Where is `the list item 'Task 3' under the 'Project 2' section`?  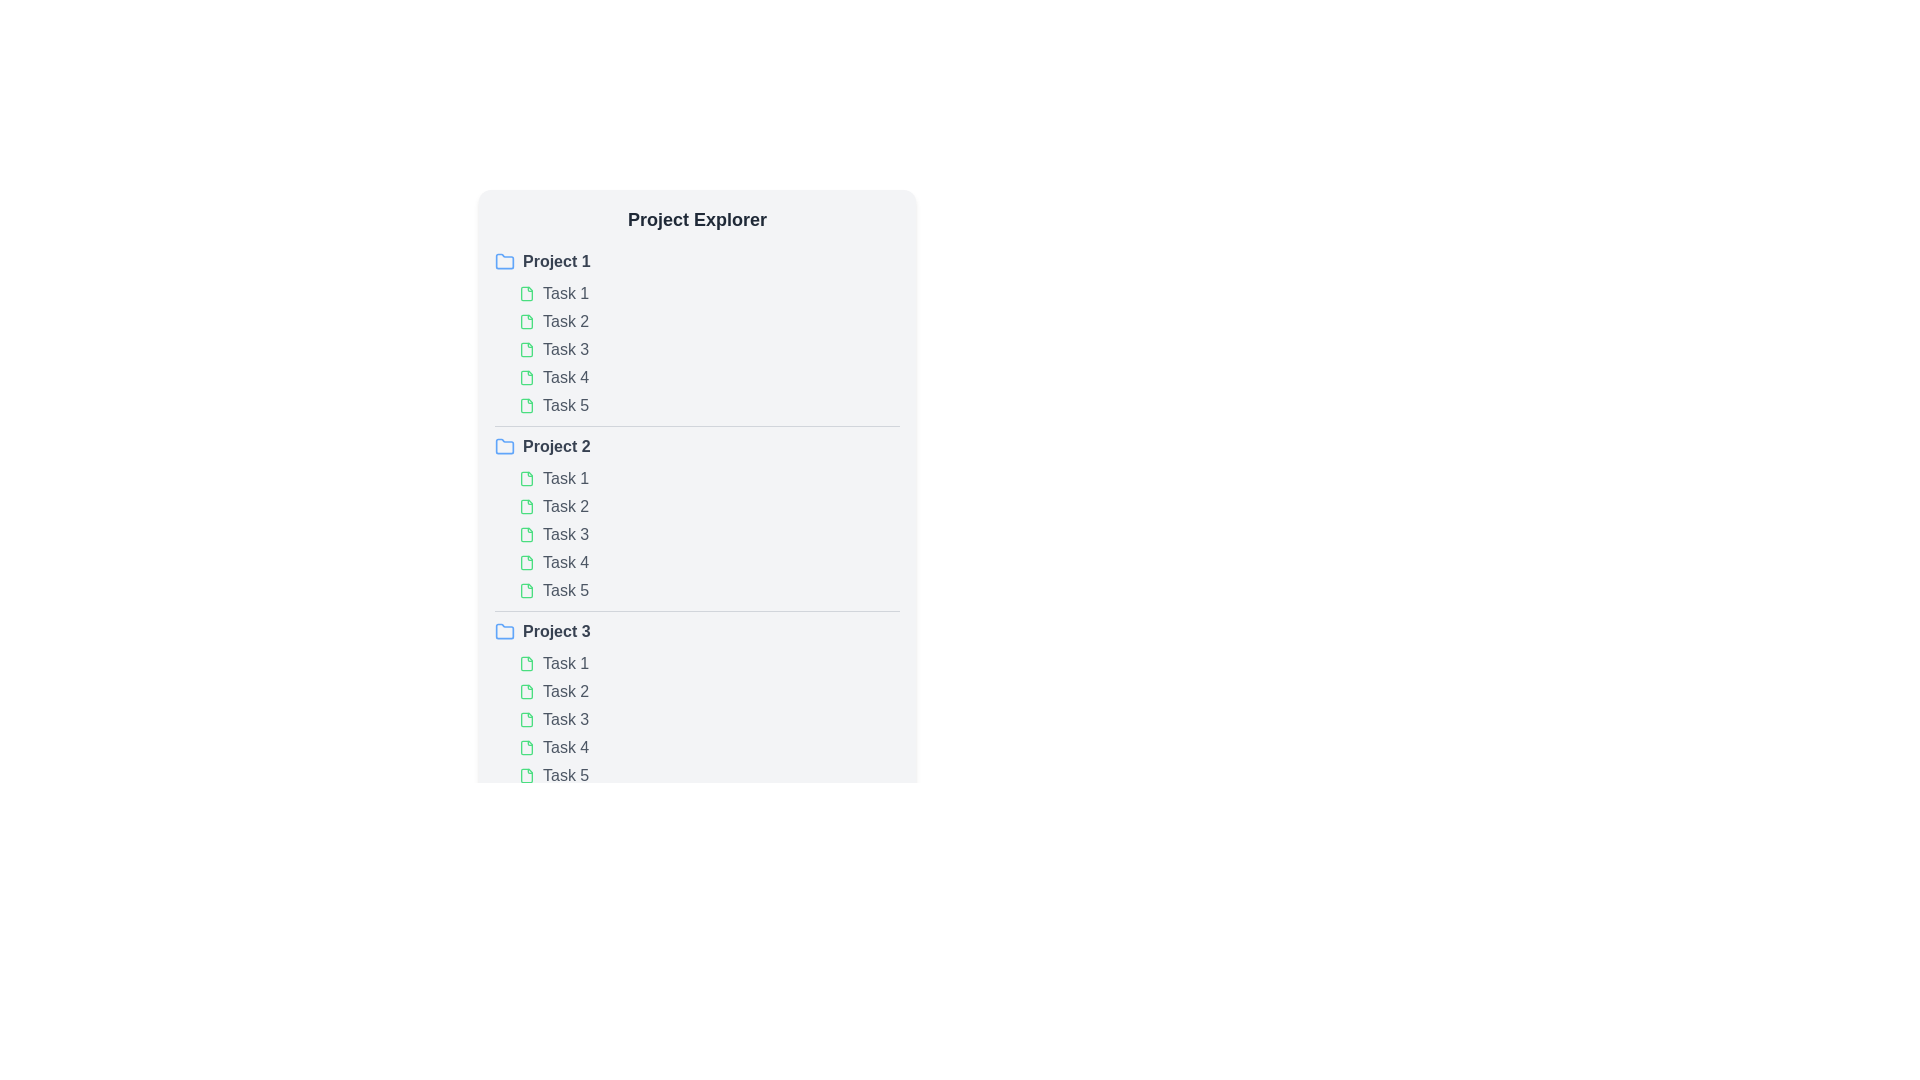
the list item 'Task 3' under the 'Project 2' section is located at coordinates (709, 534).